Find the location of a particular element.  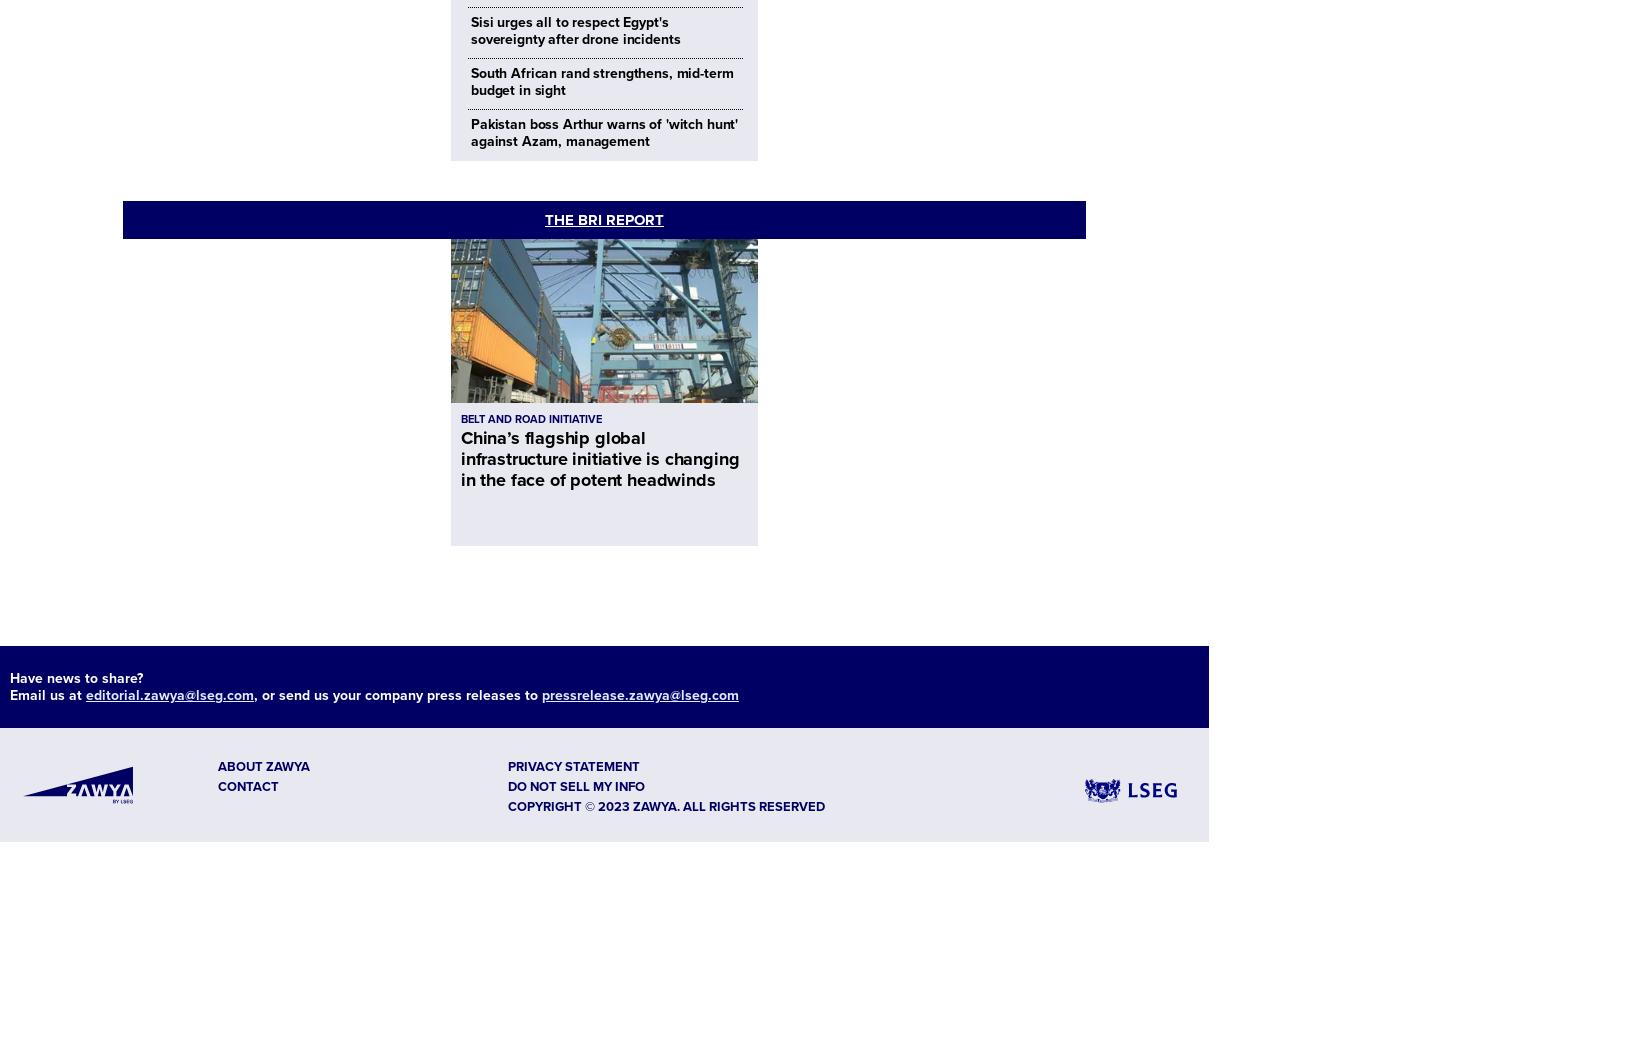

'Sisi urges all to respect Egypt's sovereignty after drone incidents' is located at coordinates (470, 28).